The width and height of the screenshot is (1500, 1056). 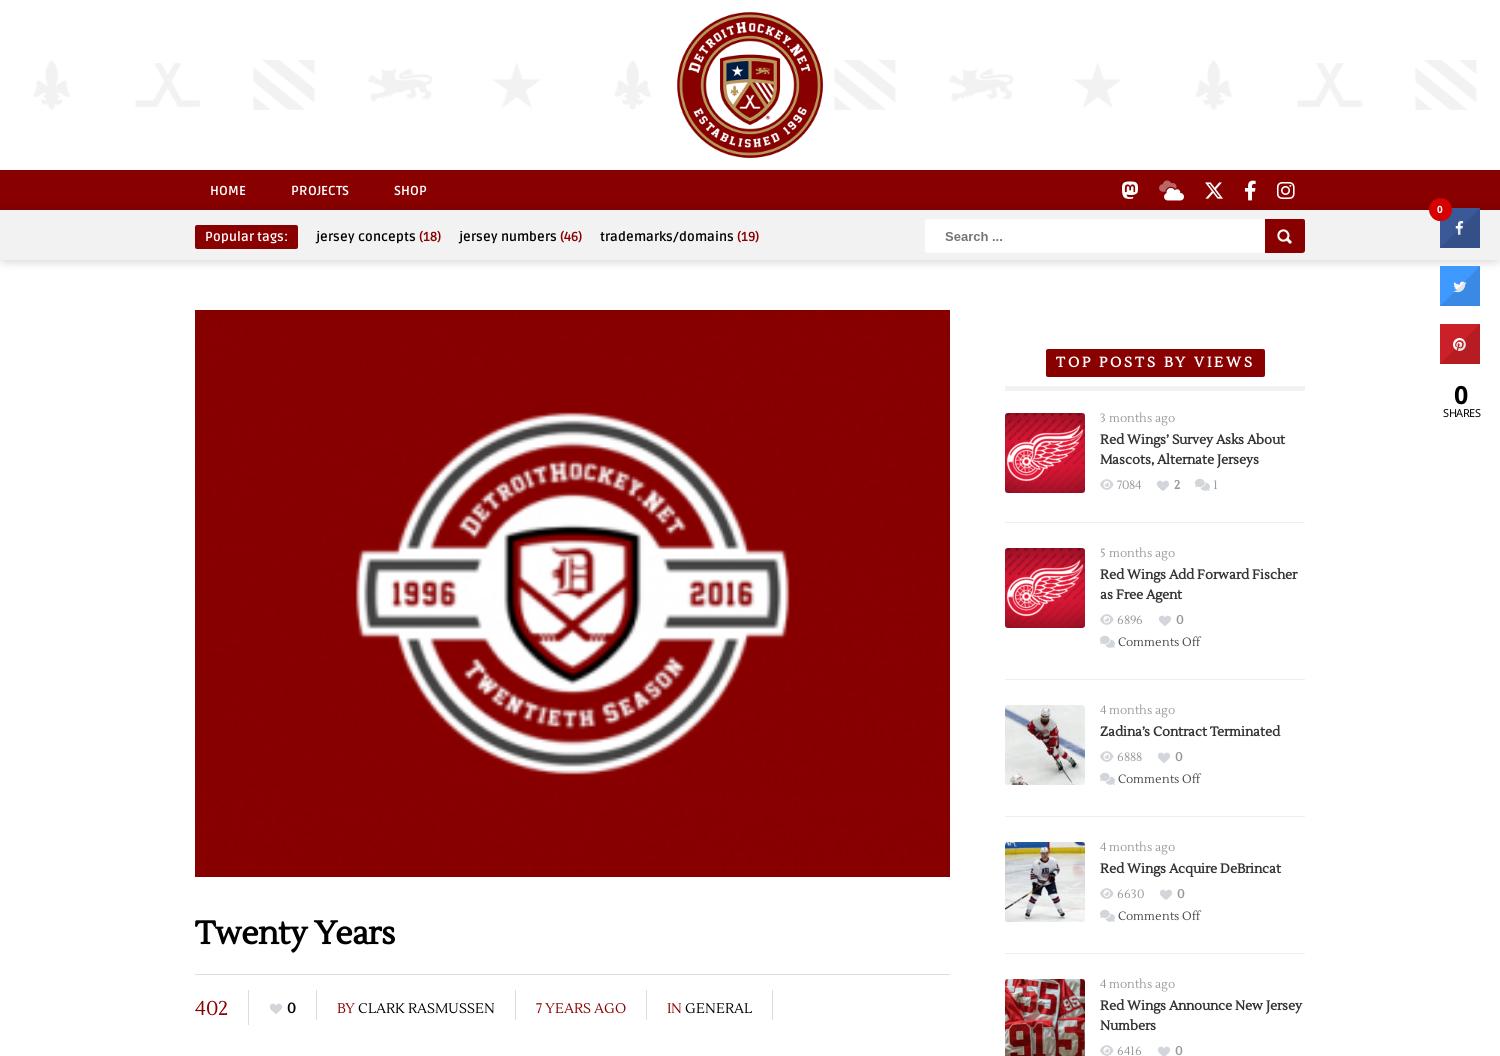 I want to click on 'General', so click(x=717, y=1006).